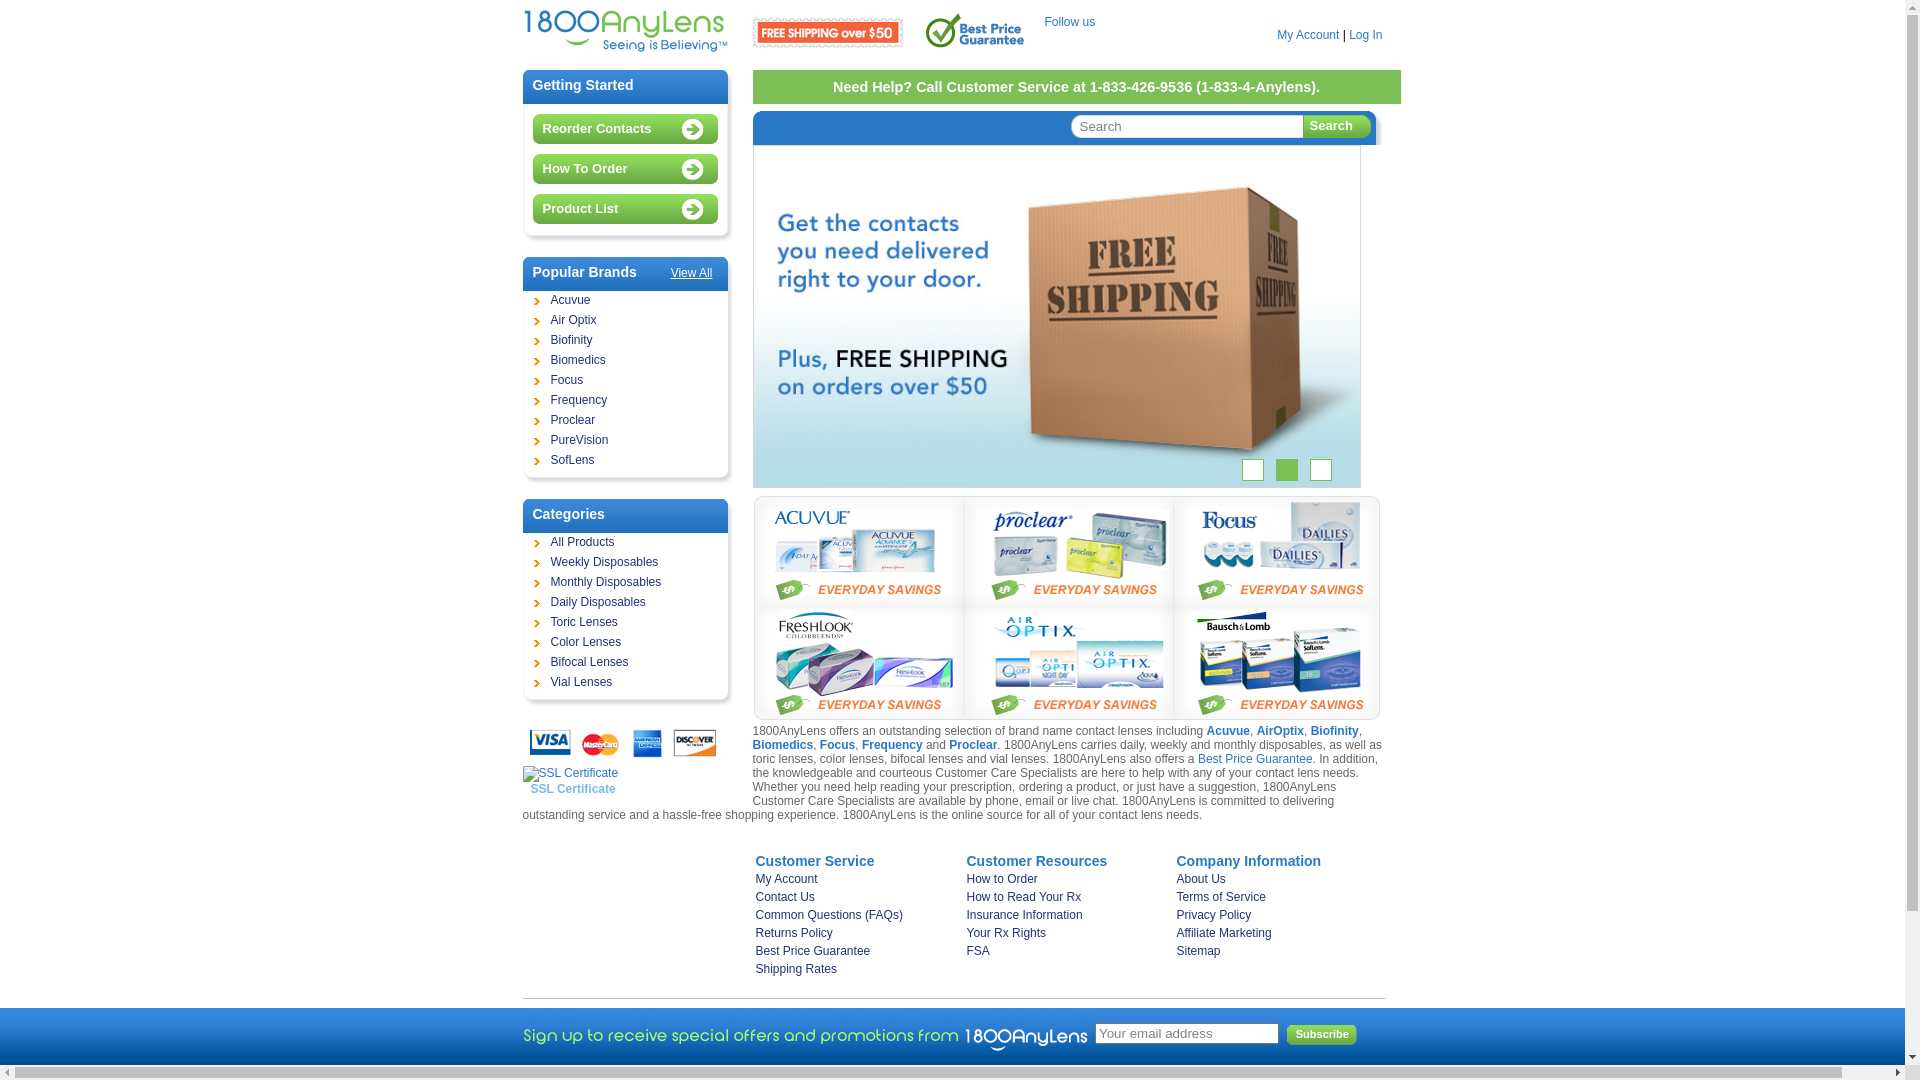 This screenshot has height=1080, width=1920. Describe the element at coordinates (1254, 759) in the screenshot. I see `'Best Price Guarantee'` at that location.